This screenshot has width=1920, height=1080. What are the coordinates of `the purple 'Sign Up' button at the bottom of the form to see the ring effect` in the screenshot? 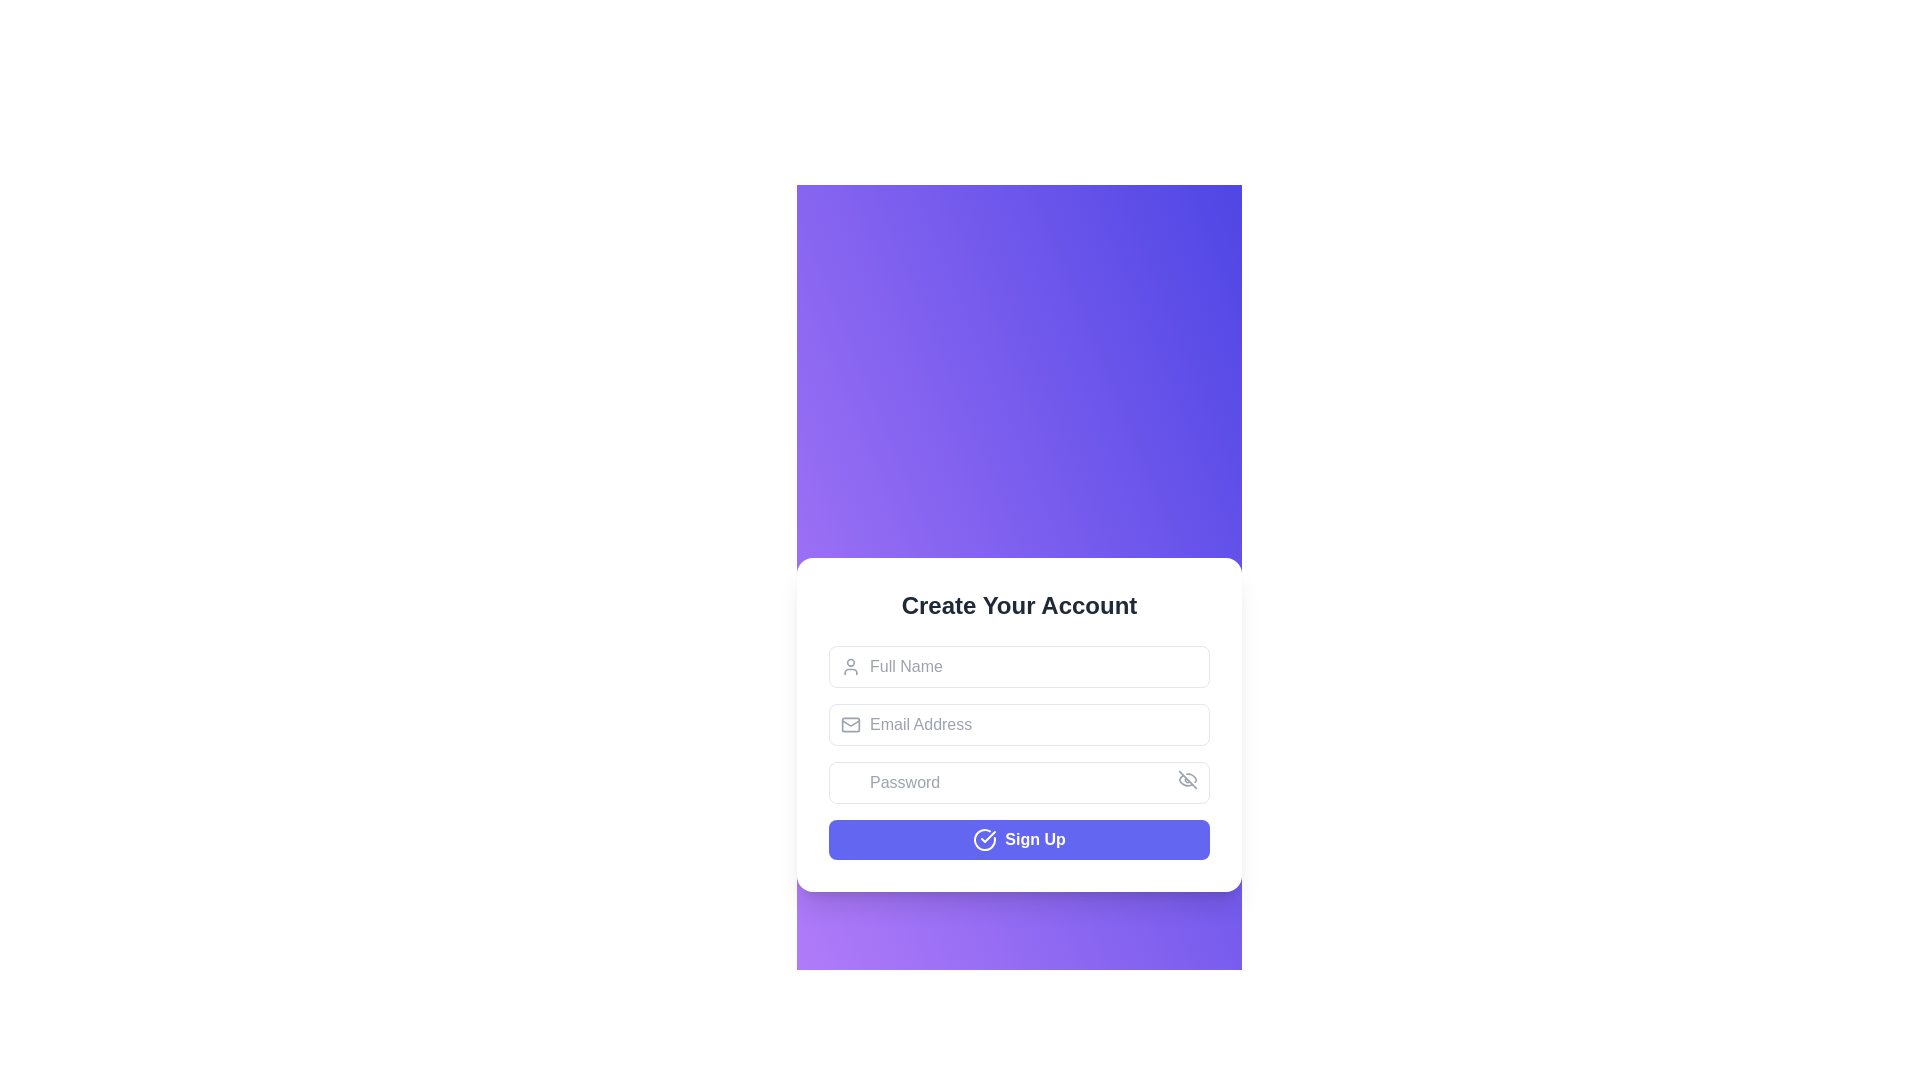 It's located at (1019, 840).